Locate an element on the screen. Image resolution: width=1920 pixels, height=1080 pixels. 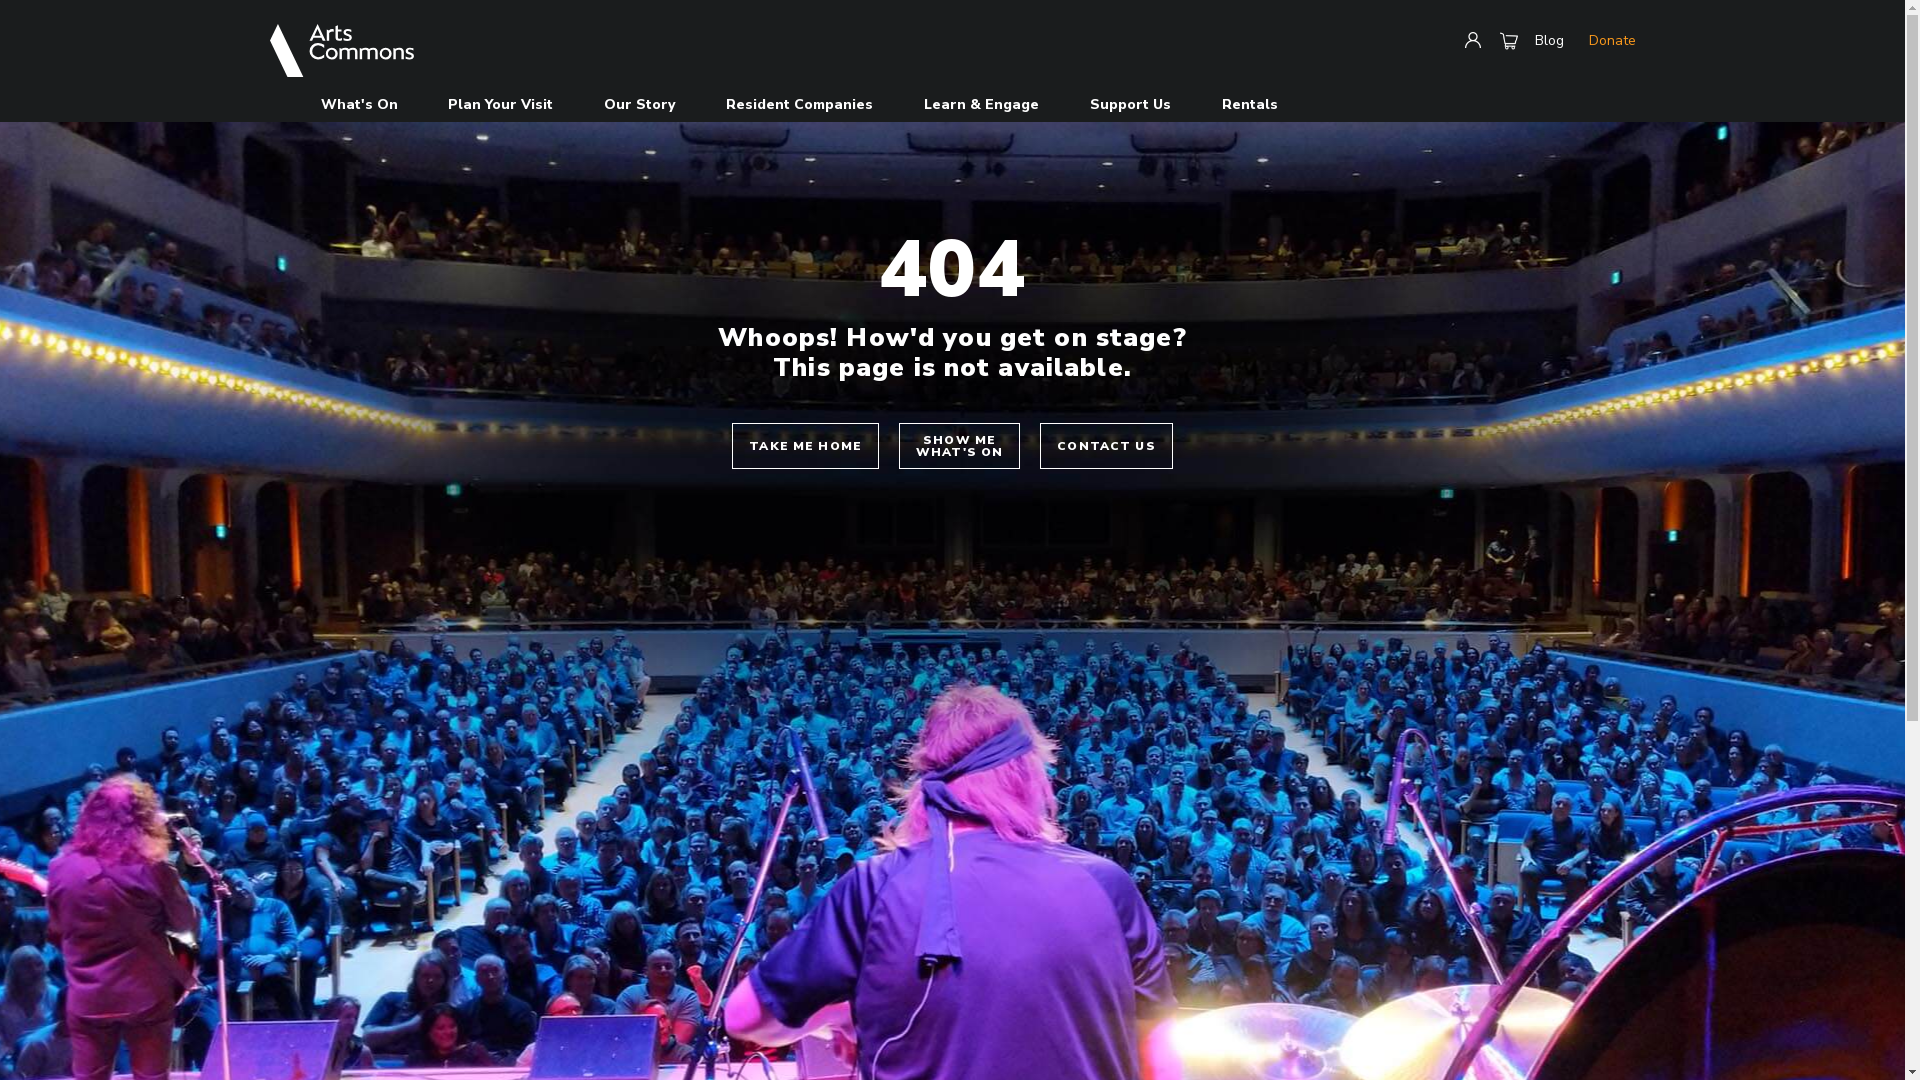
'Donate' is located at coordinates (1611, 41).